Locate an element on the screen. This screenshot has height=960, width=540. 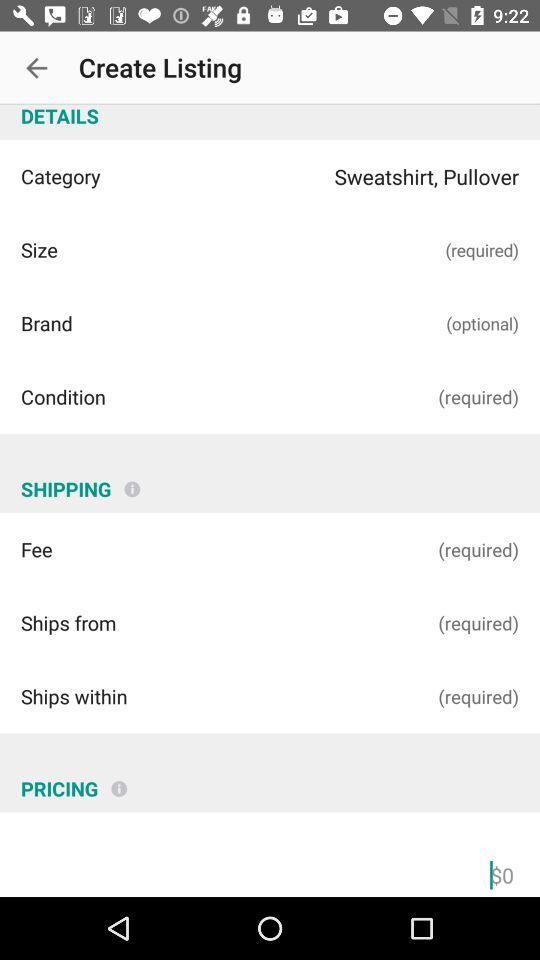
the item to the left of the create listing app is located at coordinates (36, 68).